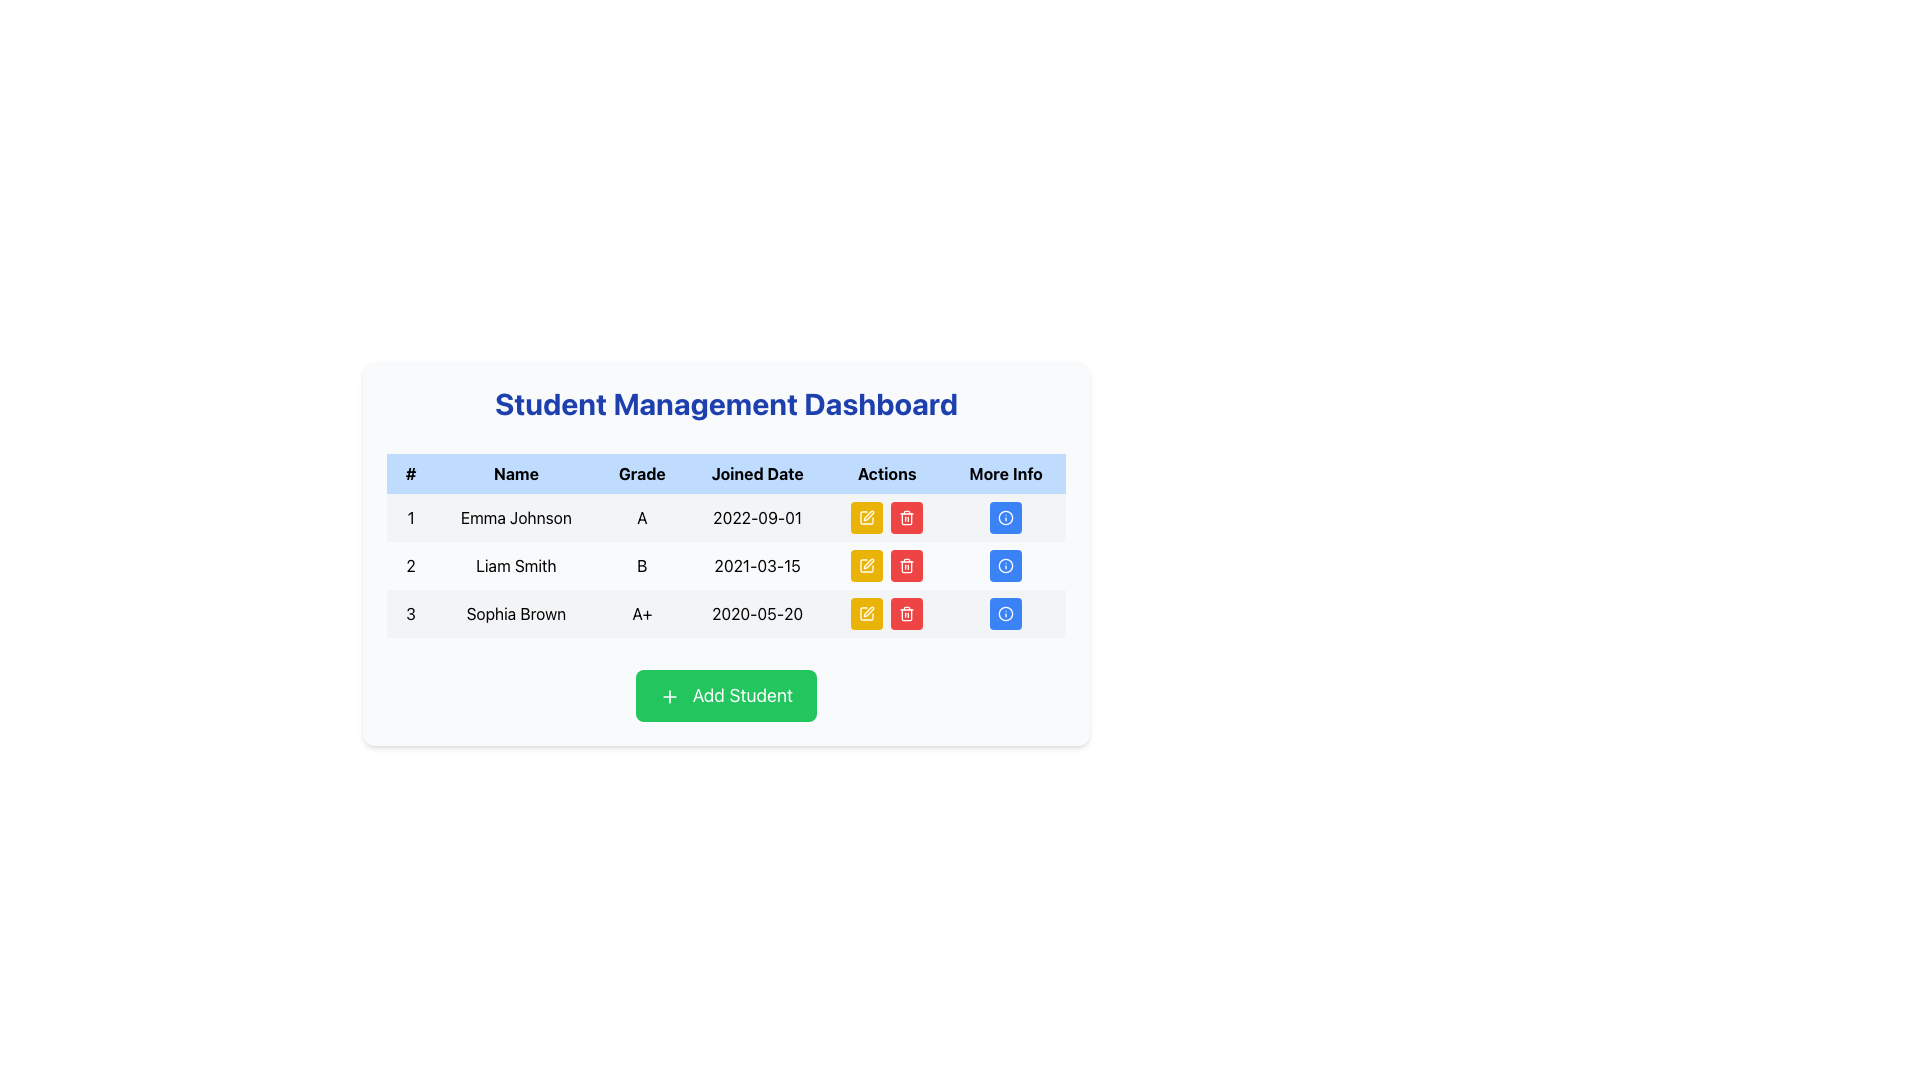  What do you see at coordinates (906, 614) in the screenshot?
I see `the trash icon located in the Action column of the bottom-most row corresponding to Sophia Brown's entry` at bounding box center [906, 614].